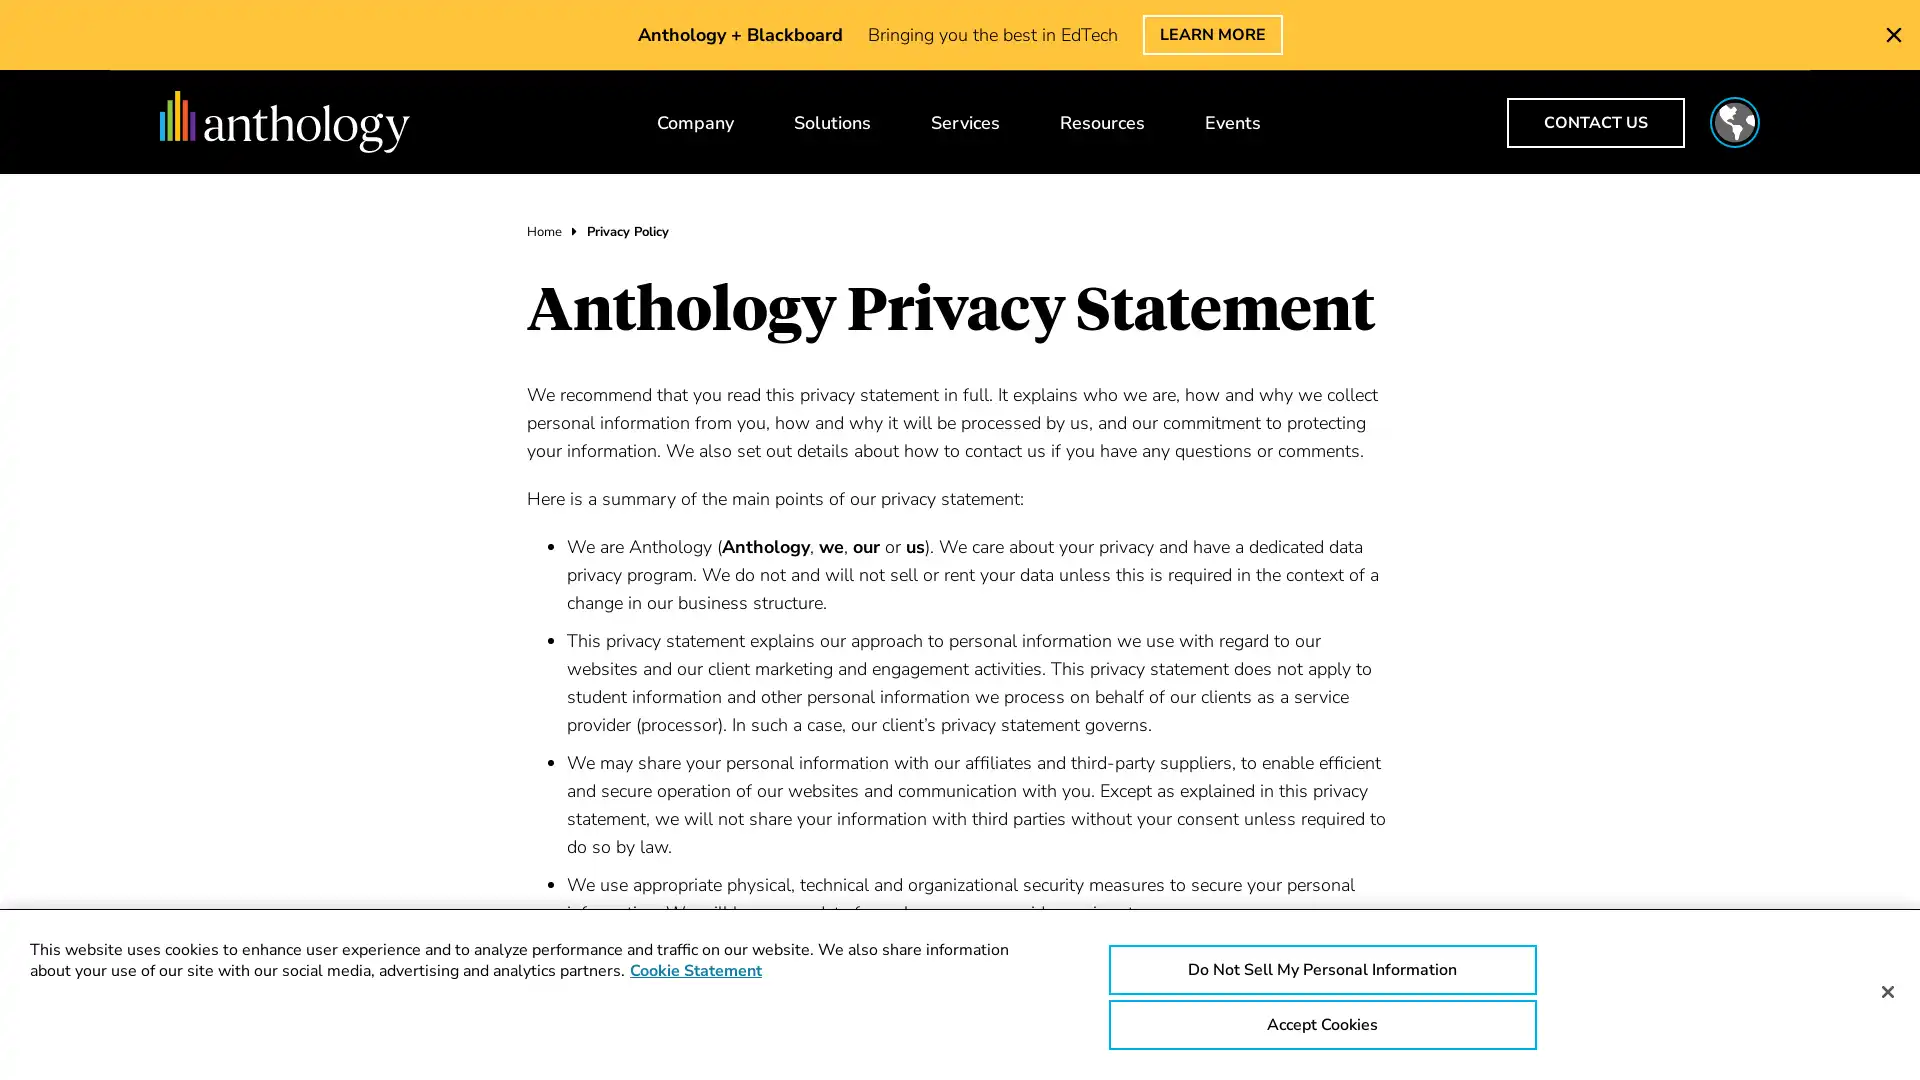 The height and width of the screenshot is (1080, 1920). What do you see at coordinates (1321, 1025) in the screenshot?
I see `Accept Cookies` at bounding box center [1321, 1025].